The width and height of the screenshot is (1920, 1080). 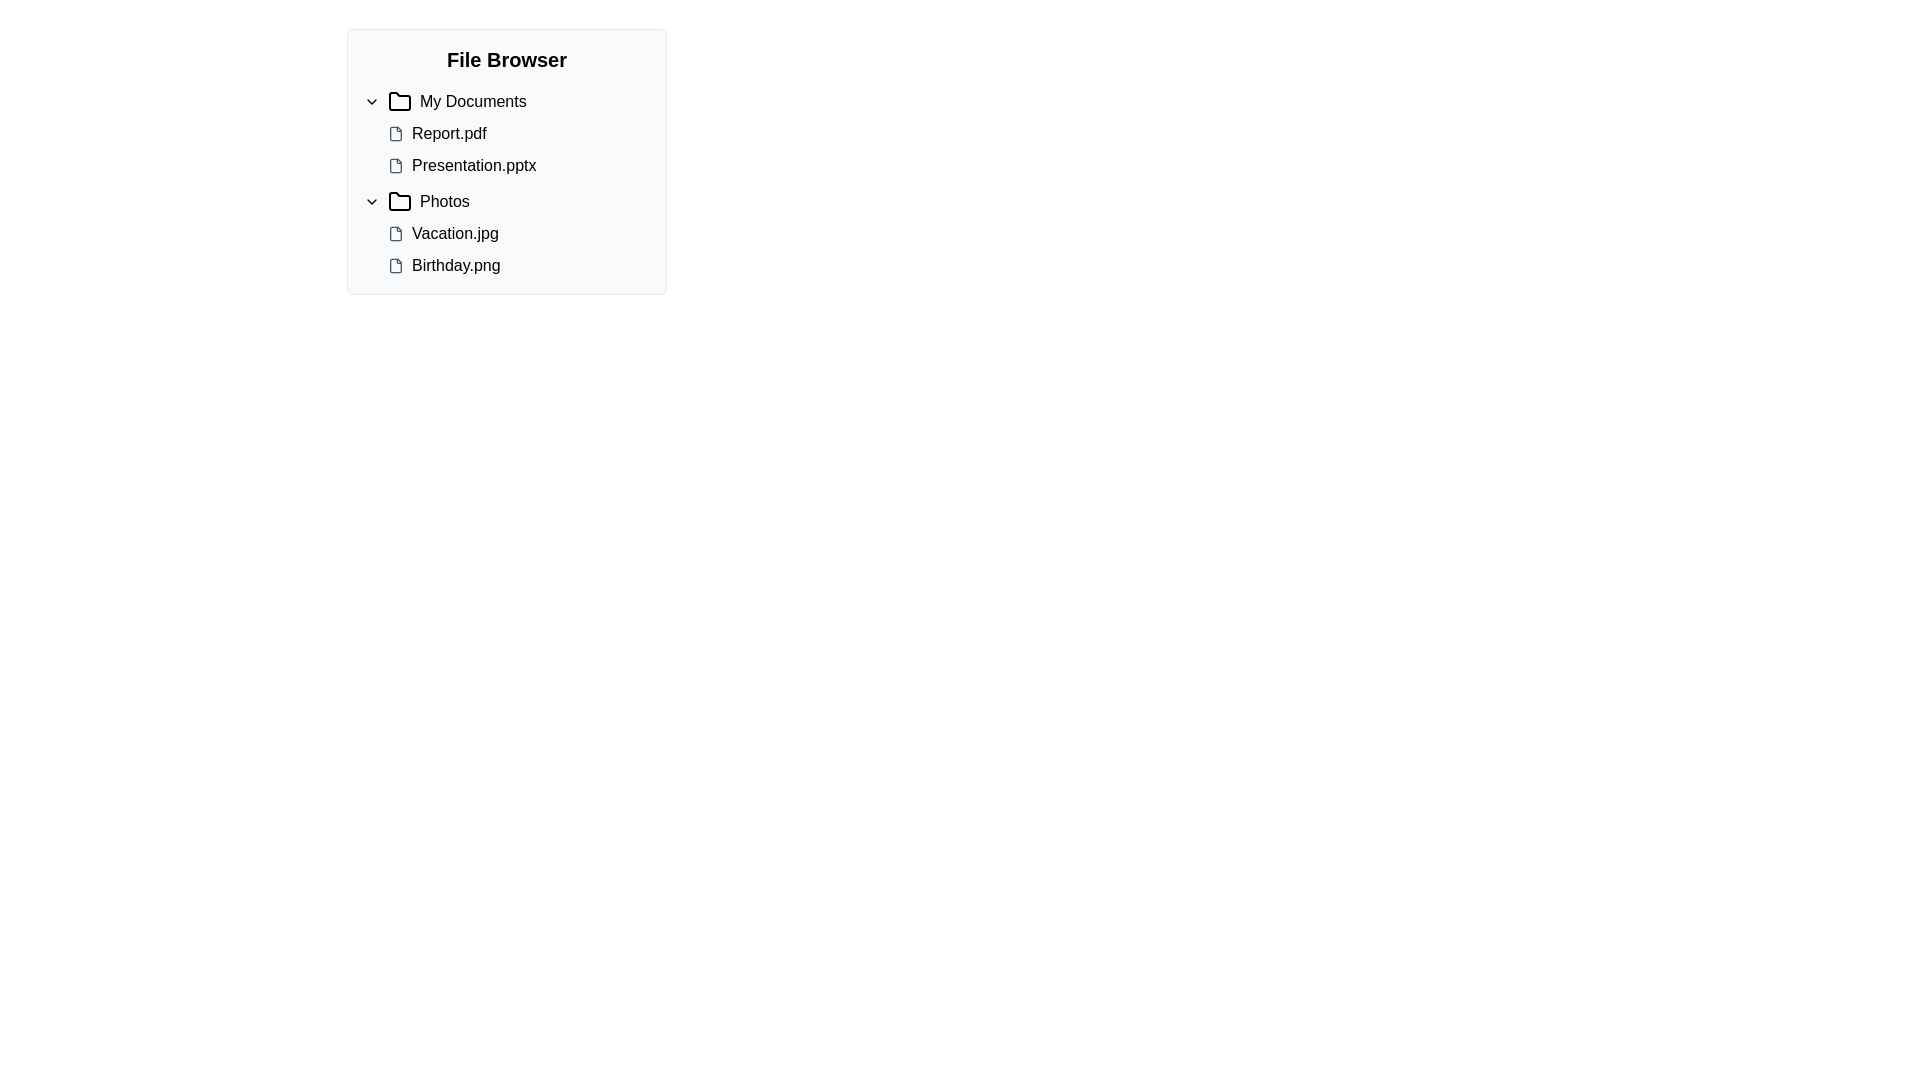 What do you see at coordinates (518, 134) in the screenshot?
I see `the list item labeled 'Report.pdf'` at bounding box center [518, 134].